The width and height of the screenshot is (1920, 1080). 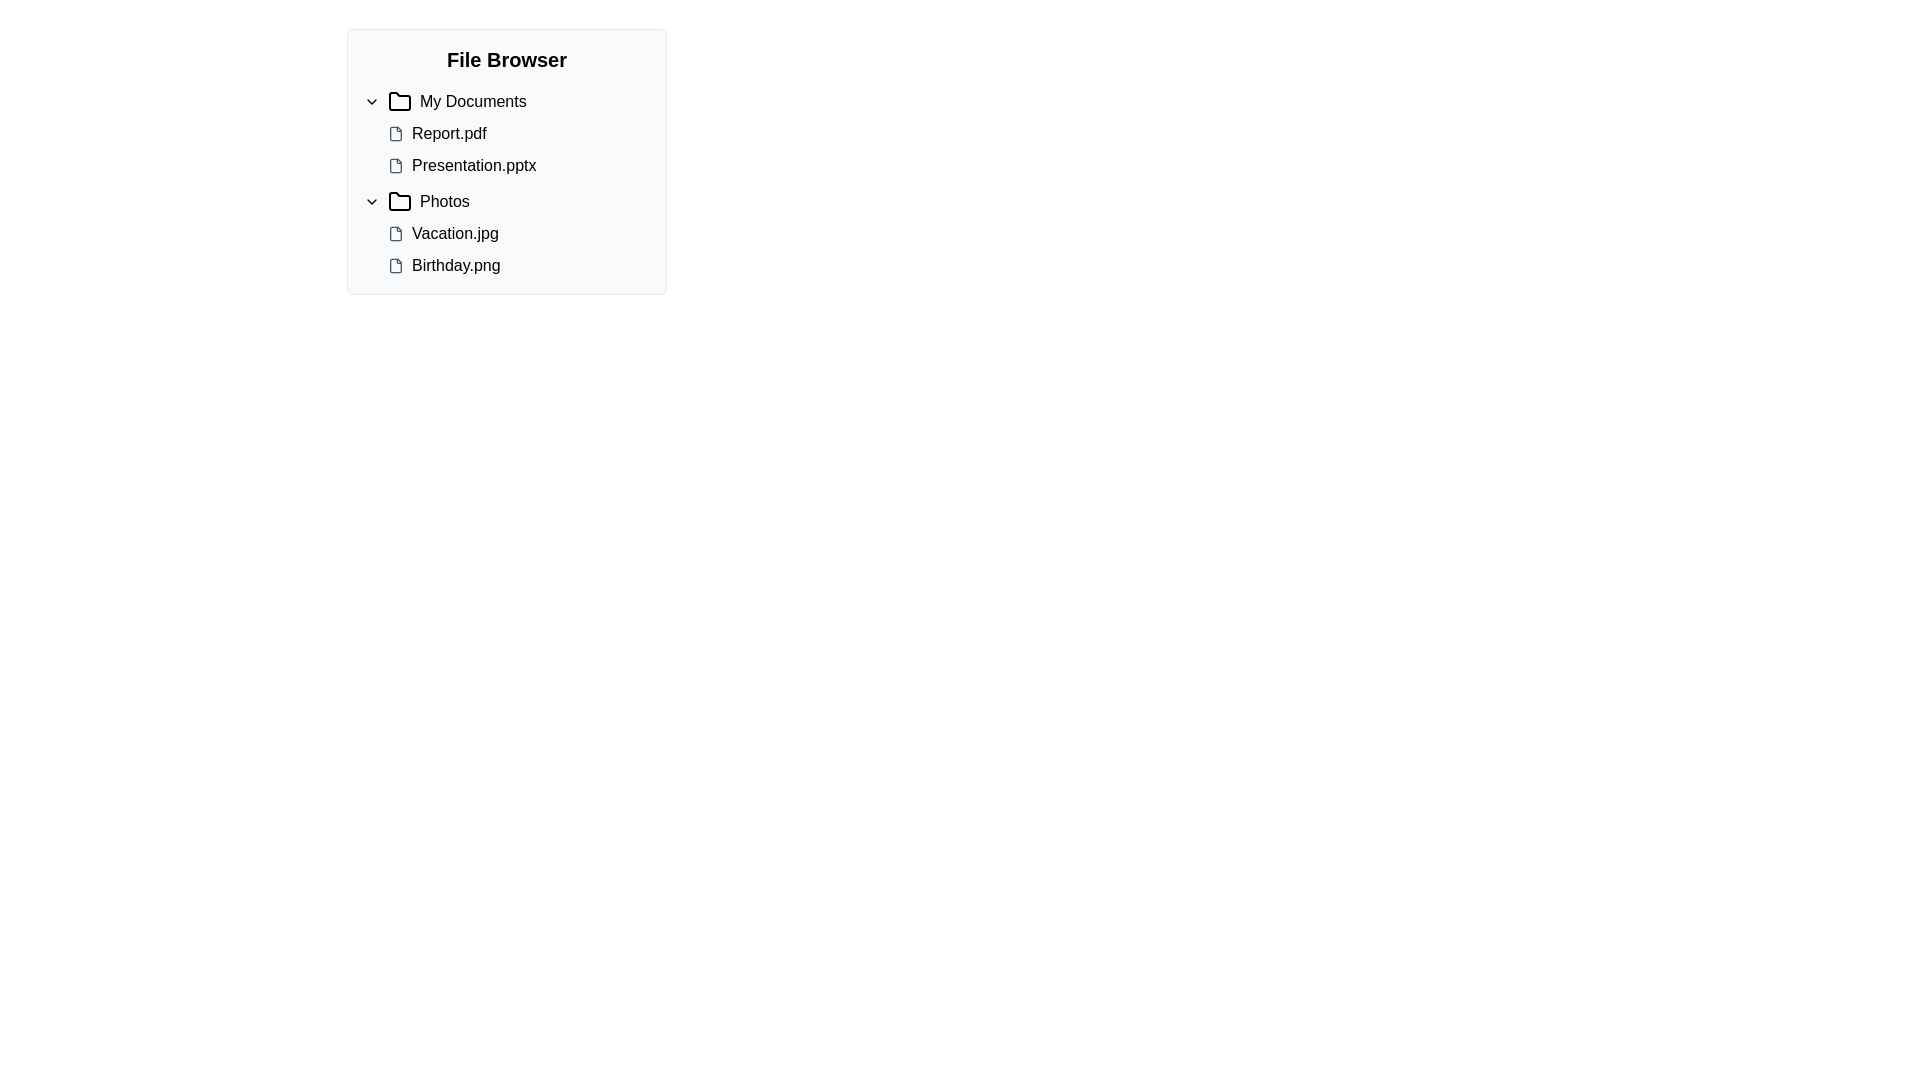 What do you see at coordinates (518, 134) in the screenshot?
I see `the list item labeled 'Report.pdf'` at bounding box center [518, 134].